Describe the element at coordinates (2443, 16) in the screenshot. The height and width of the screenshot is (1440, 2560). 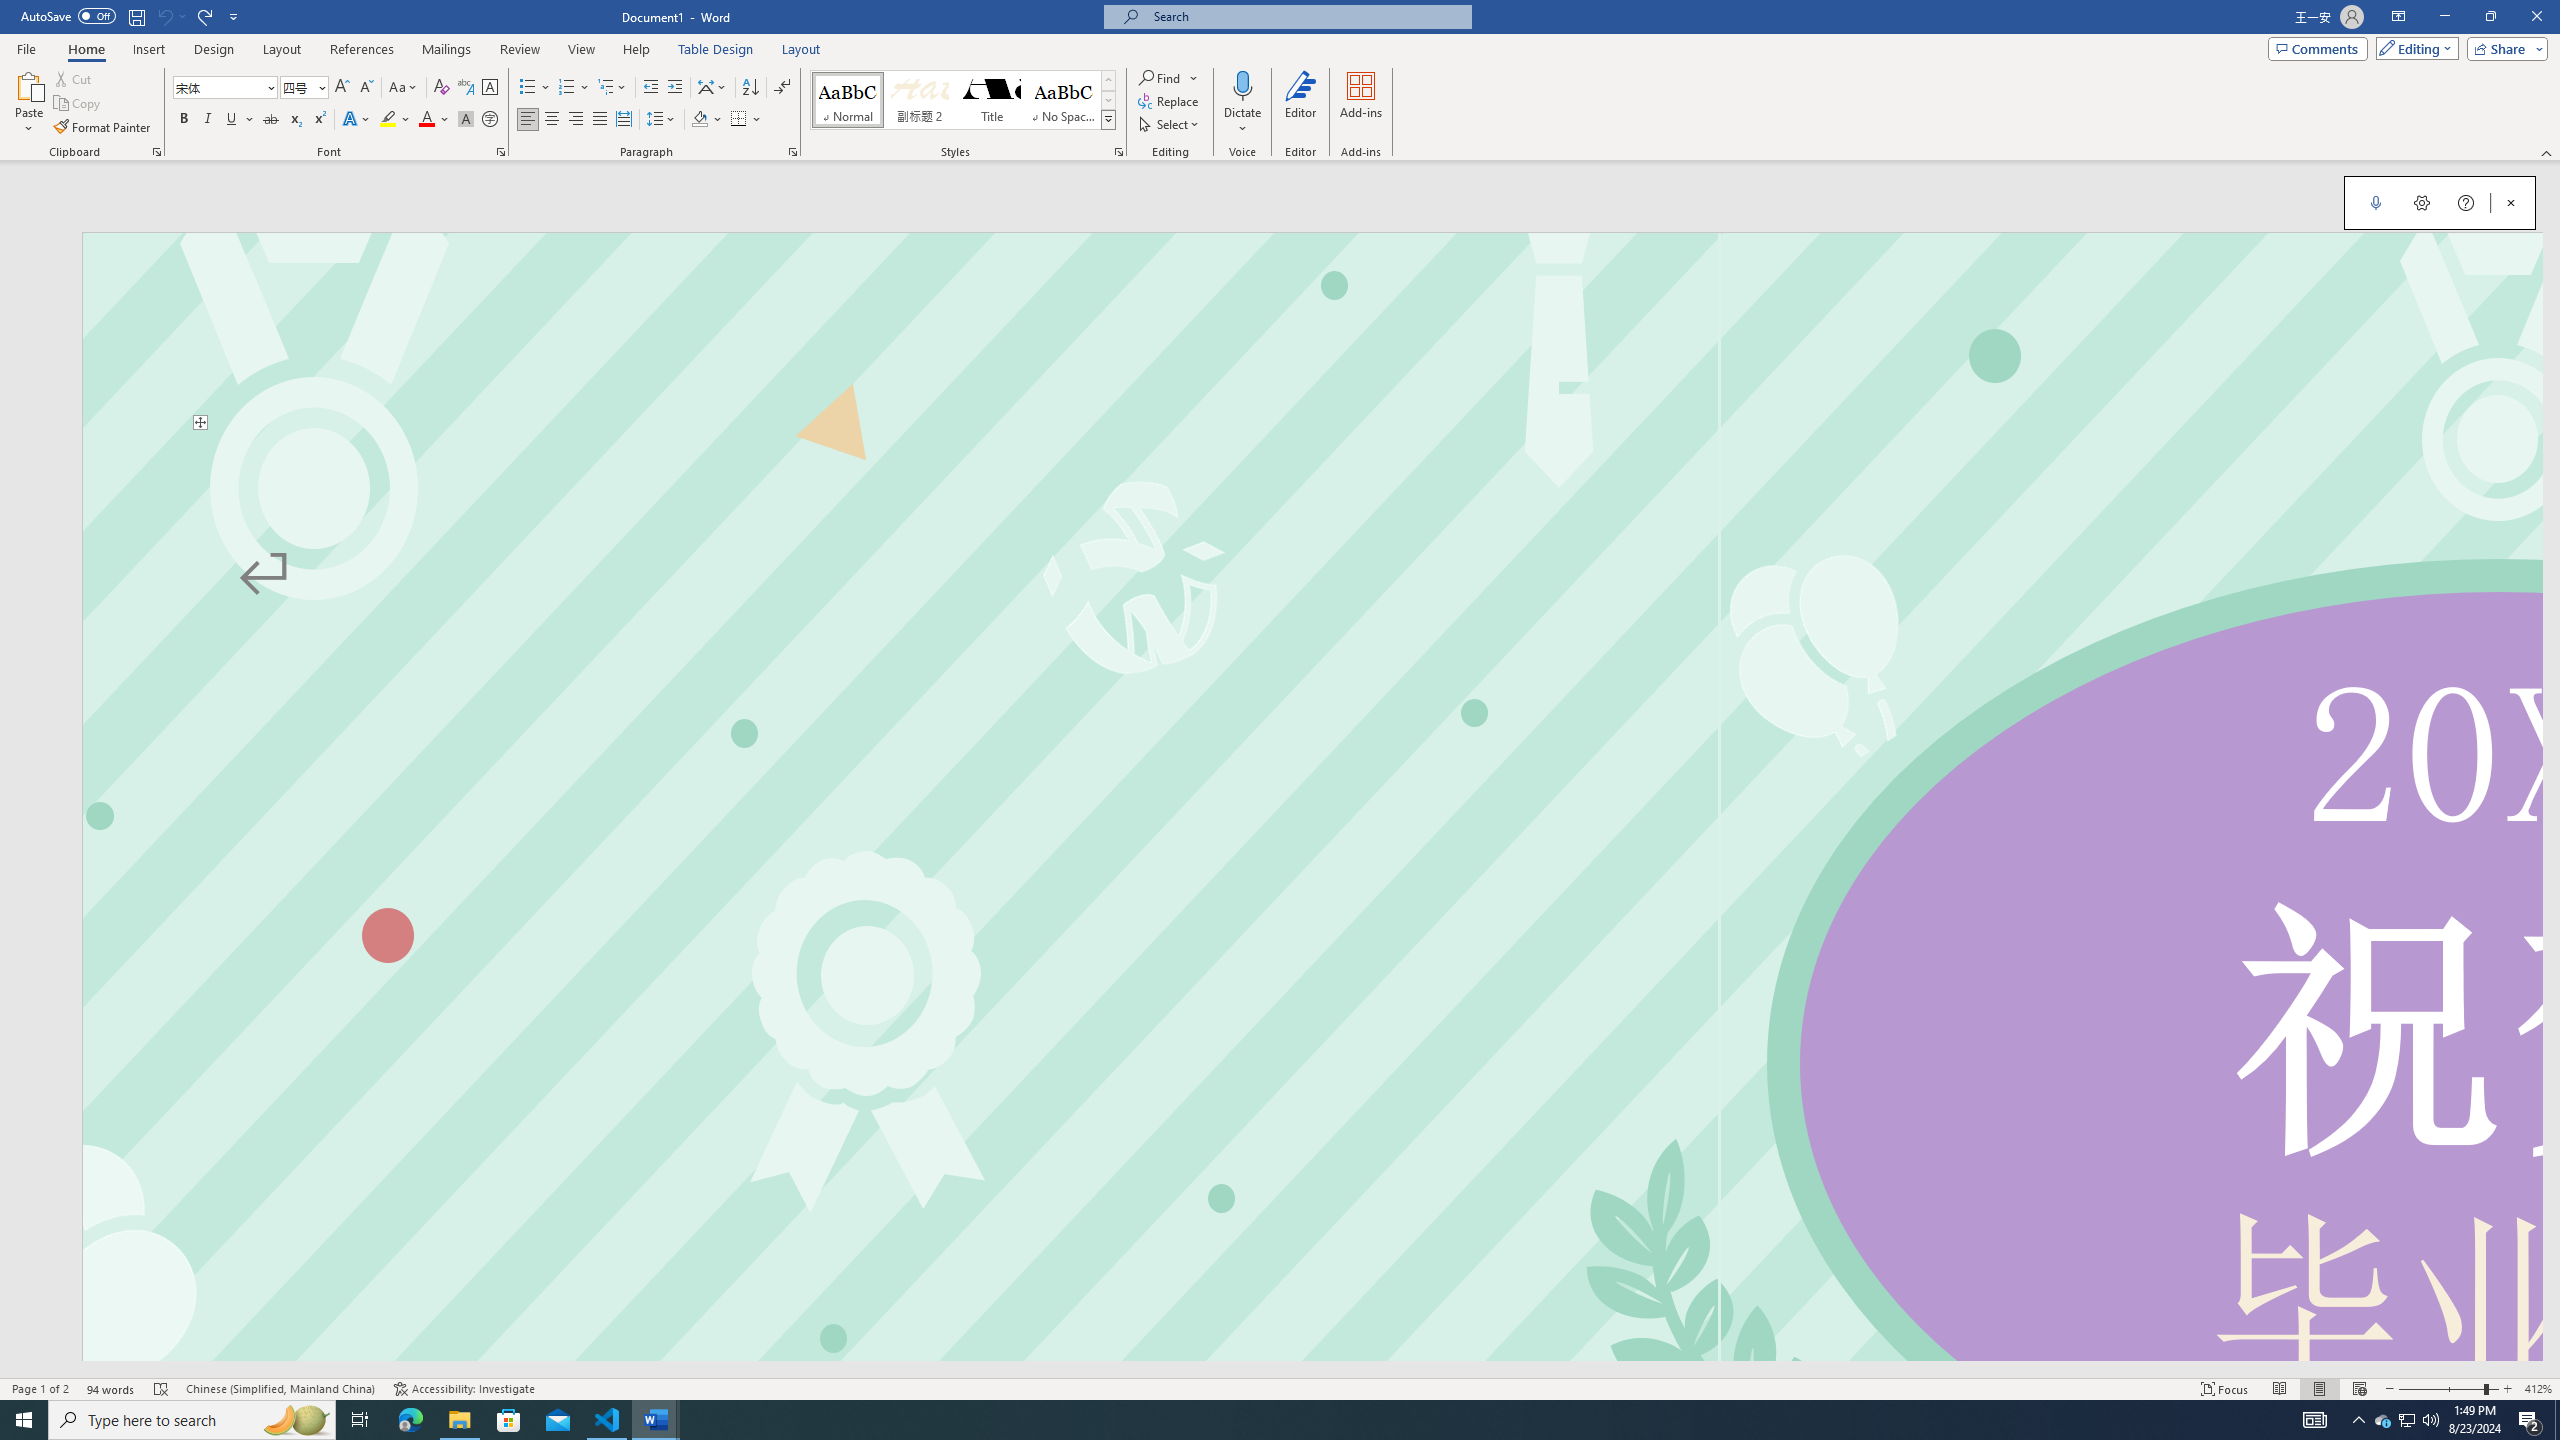
I see `'Minimize'` at that location.